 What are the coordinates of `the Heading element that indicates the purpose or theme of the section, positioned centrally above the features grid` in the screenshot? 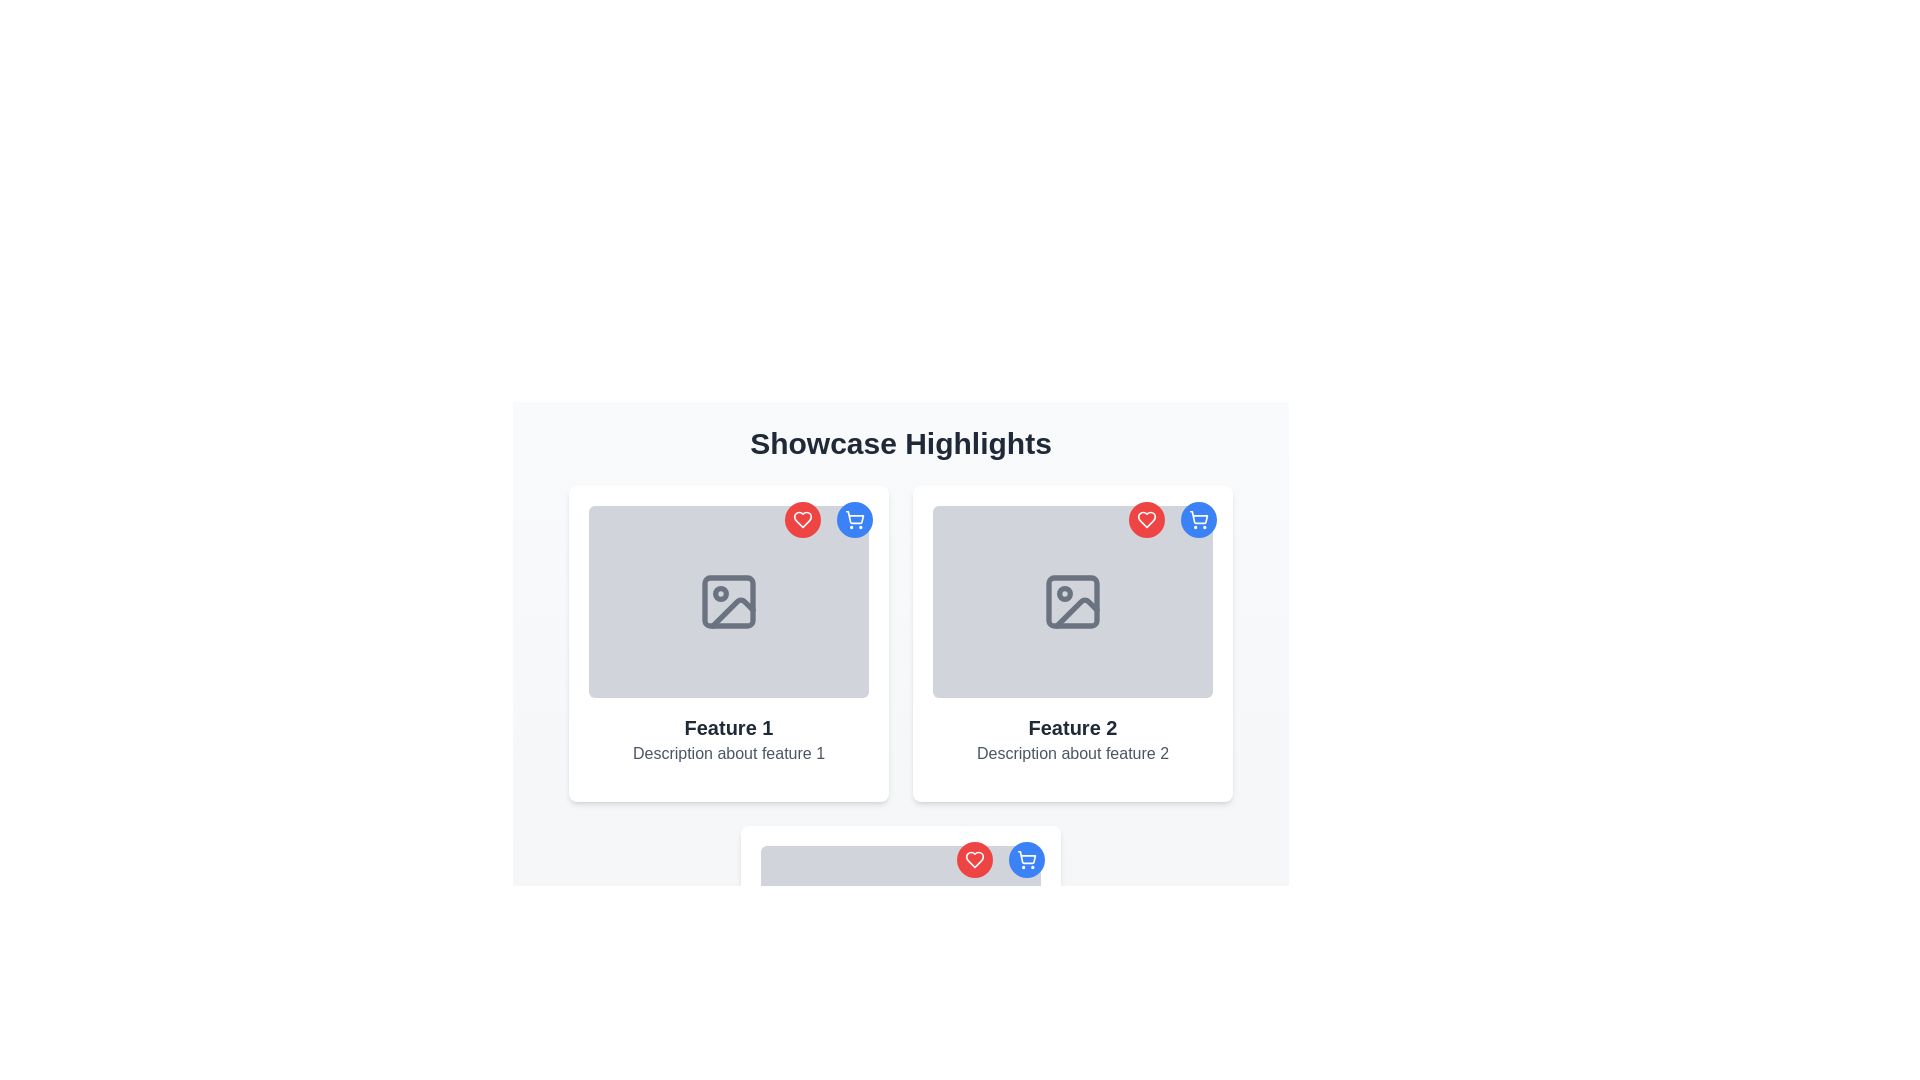 It's located at (900, 442).